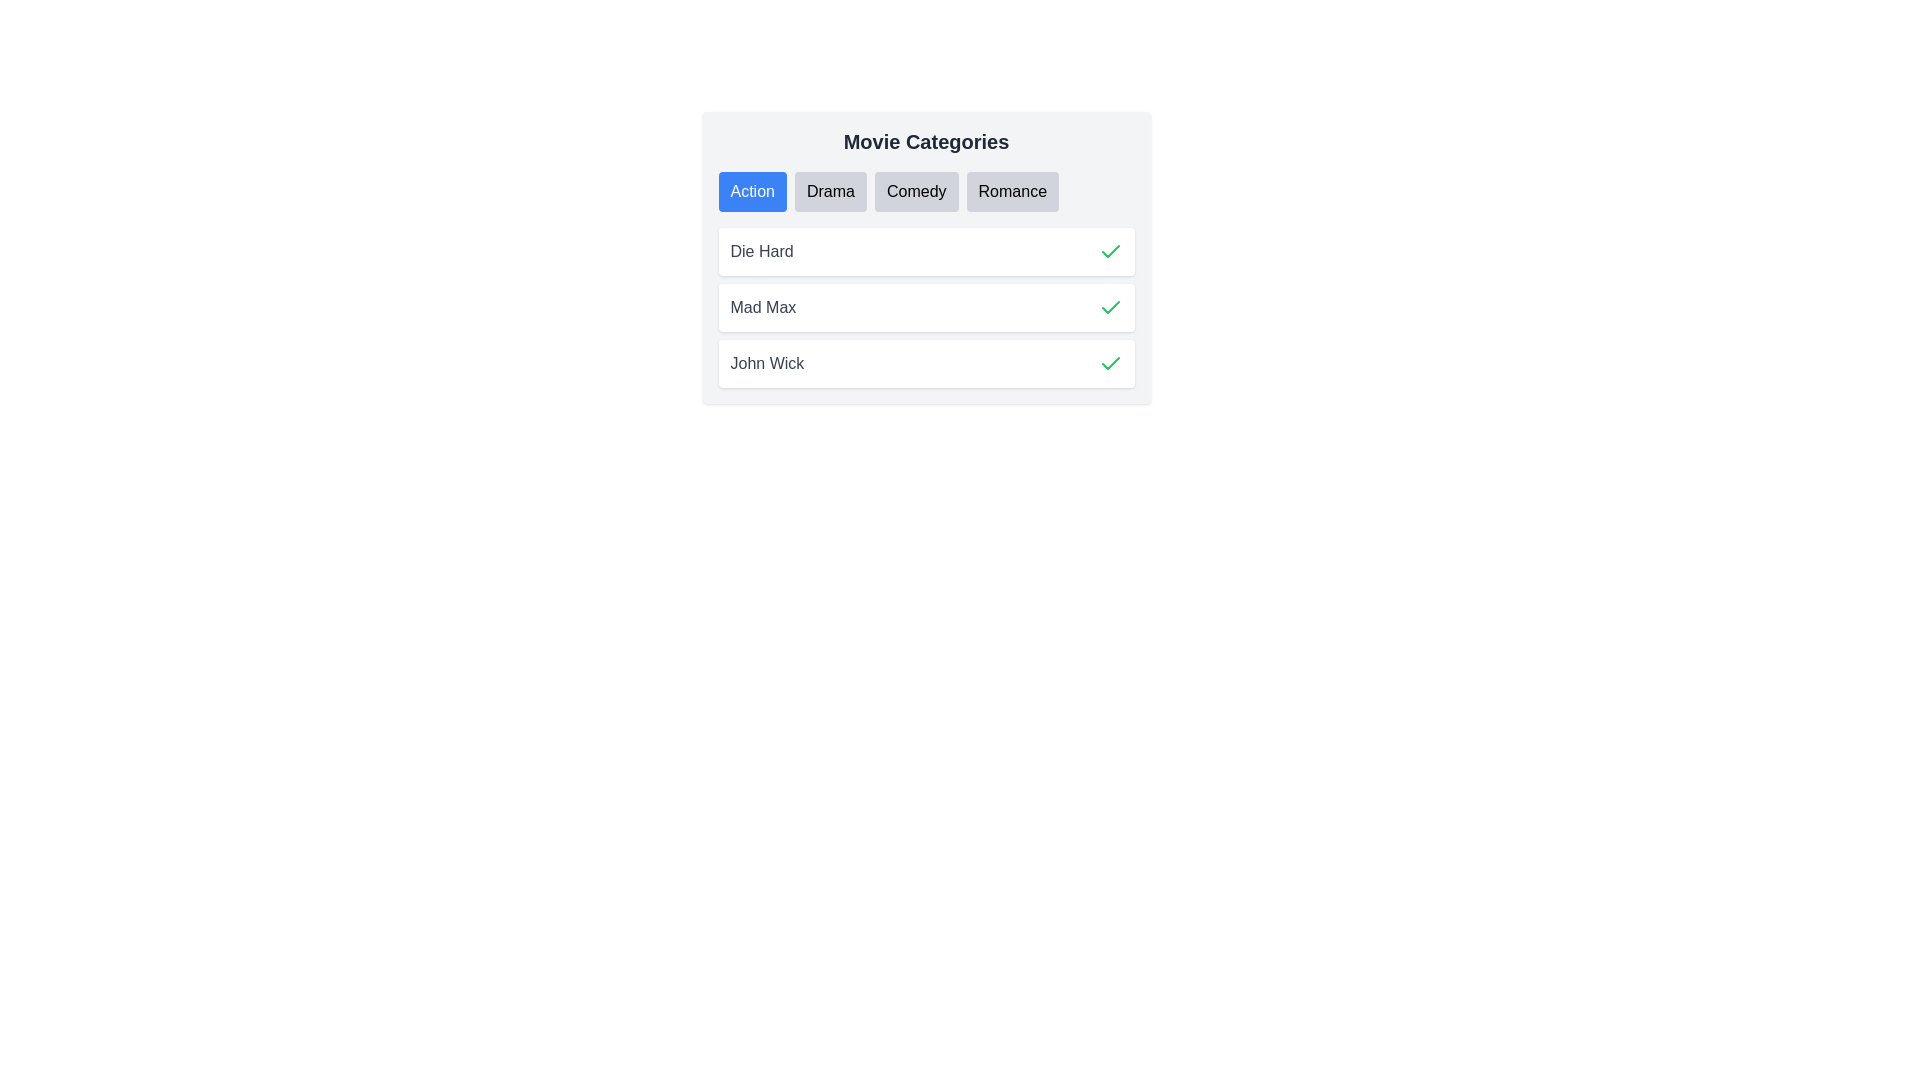 Image resolution: width=1920 pixels, height=1080 pixels. Describe the element at coordinates (751, 192) in the screenshot. I see `the blue rectangular button with rounded edges labeled 'Action' located near the top-left of the button group under the 'Movie Categories' heading` at that location.